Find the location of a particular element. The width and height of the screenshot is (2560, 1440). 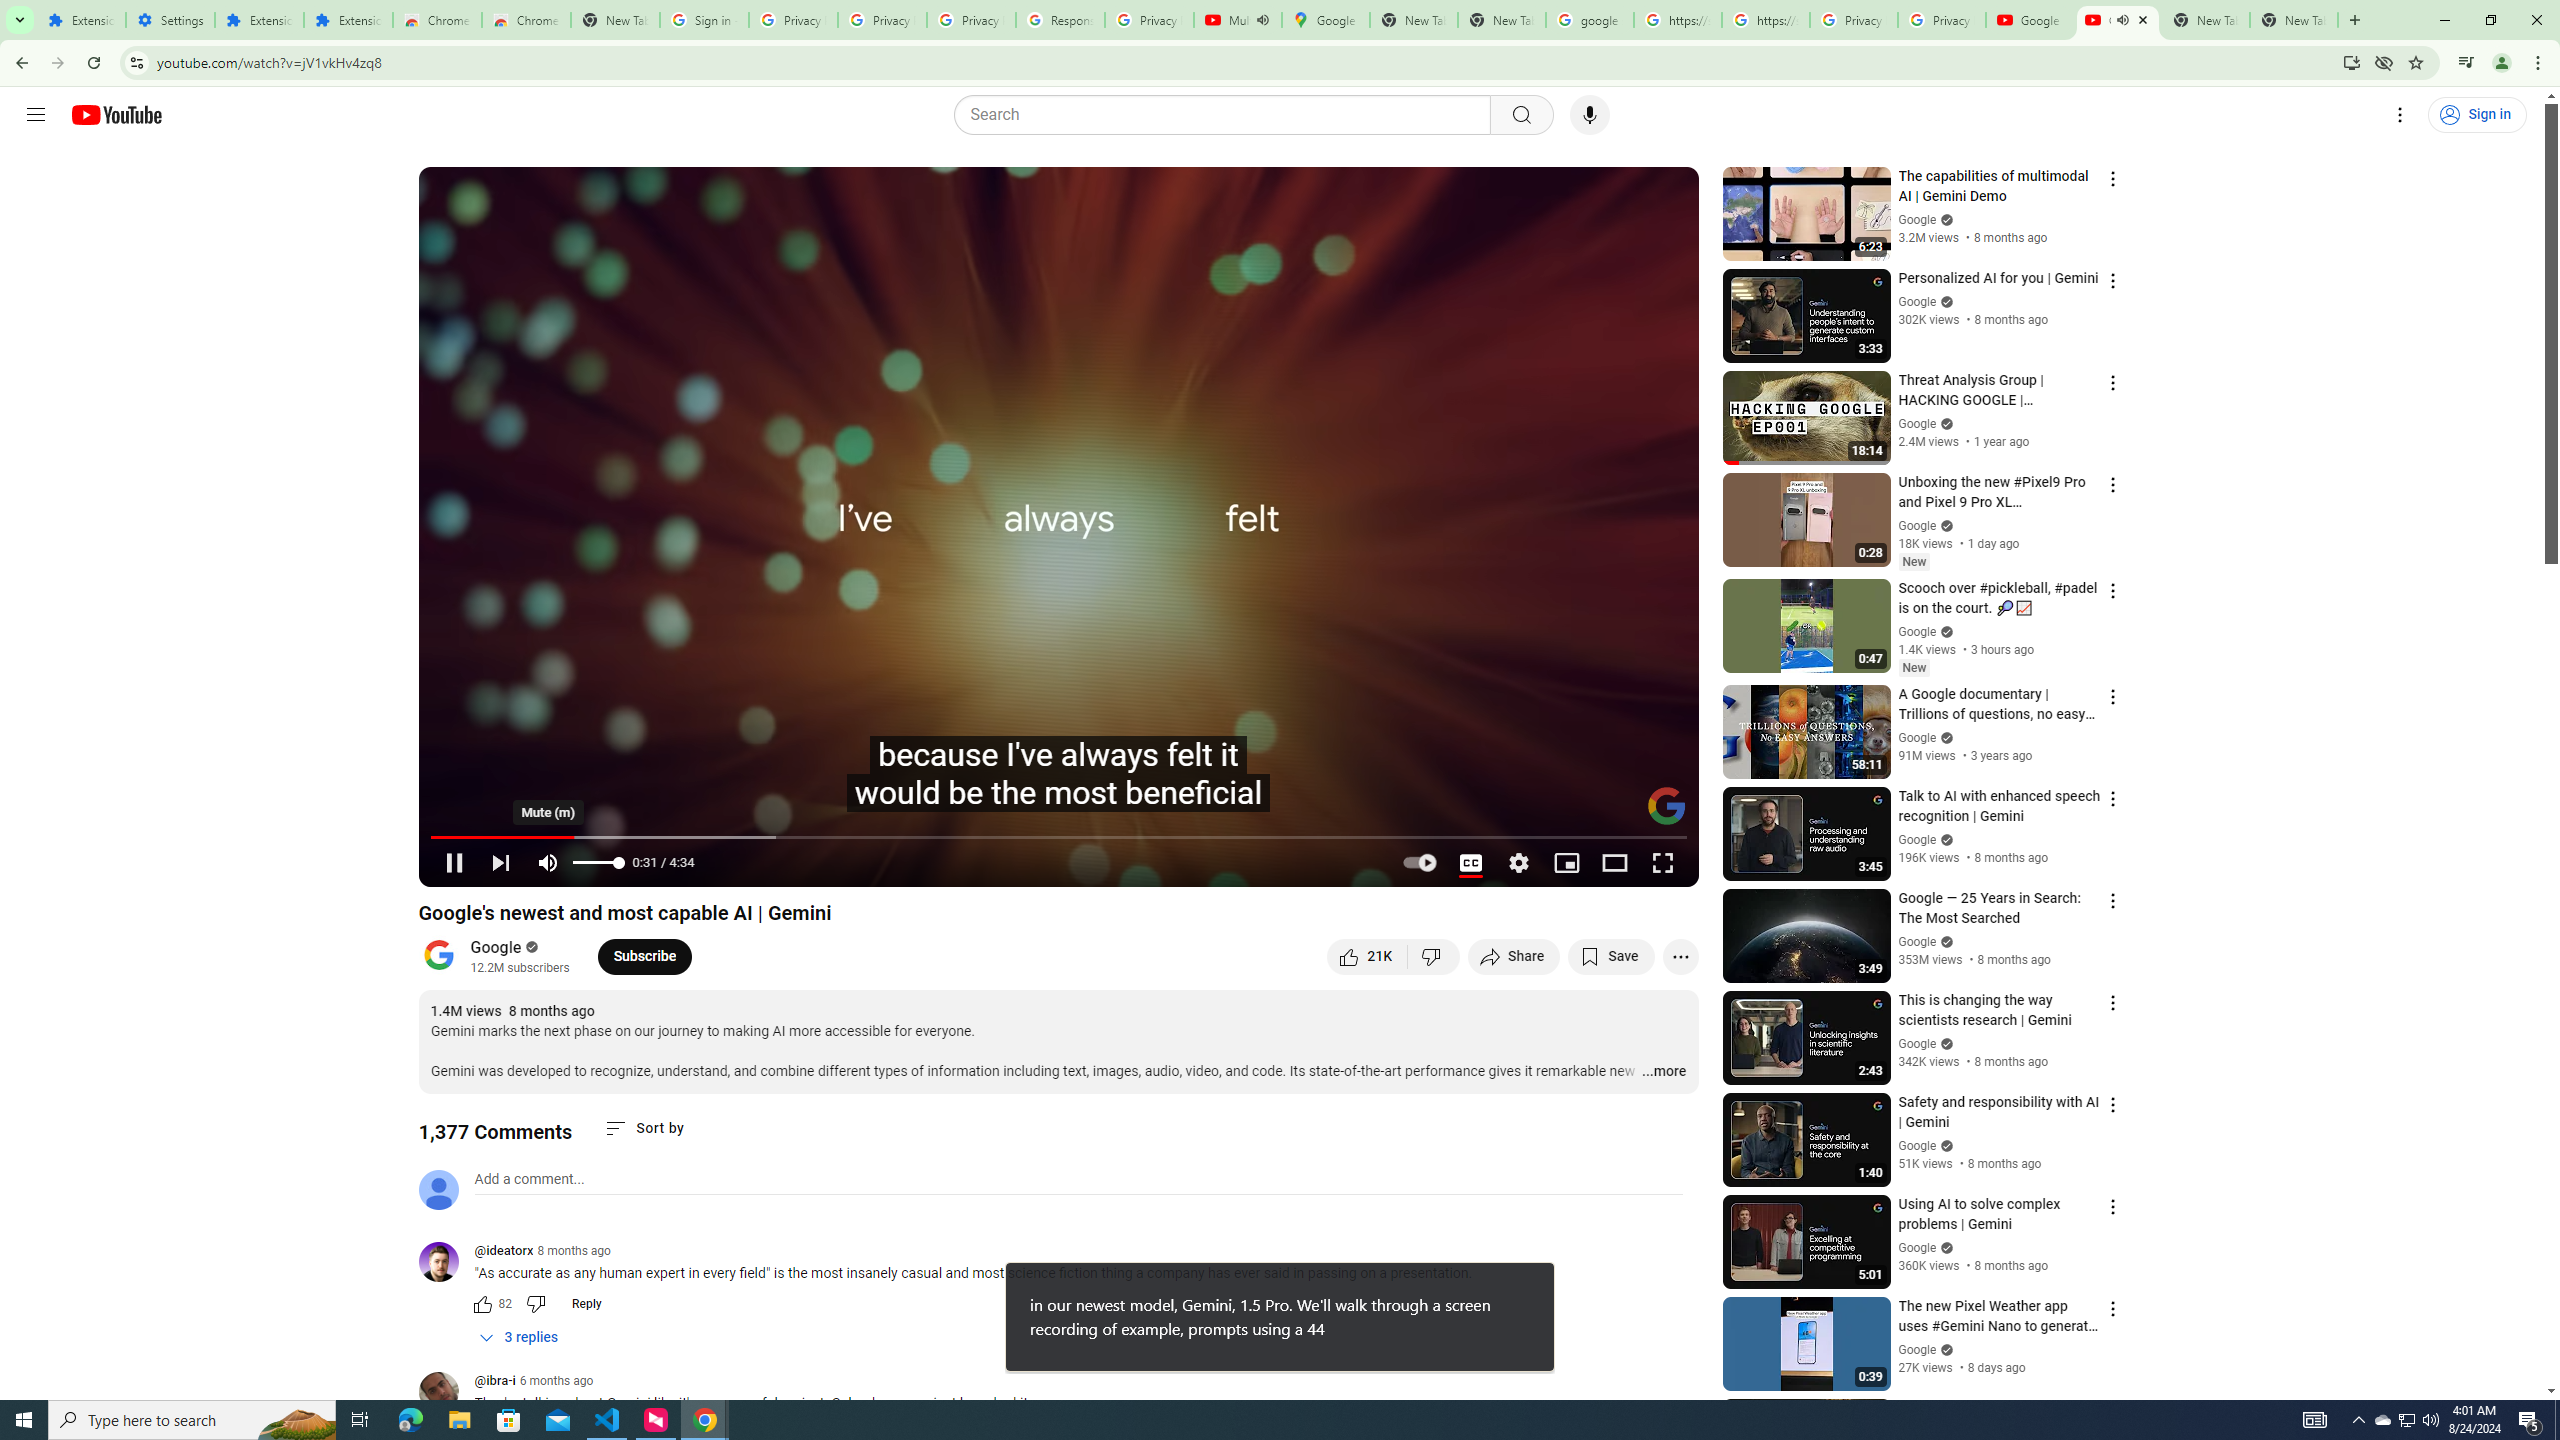

'@ideatorx' is located at coordinates (504, 1251).